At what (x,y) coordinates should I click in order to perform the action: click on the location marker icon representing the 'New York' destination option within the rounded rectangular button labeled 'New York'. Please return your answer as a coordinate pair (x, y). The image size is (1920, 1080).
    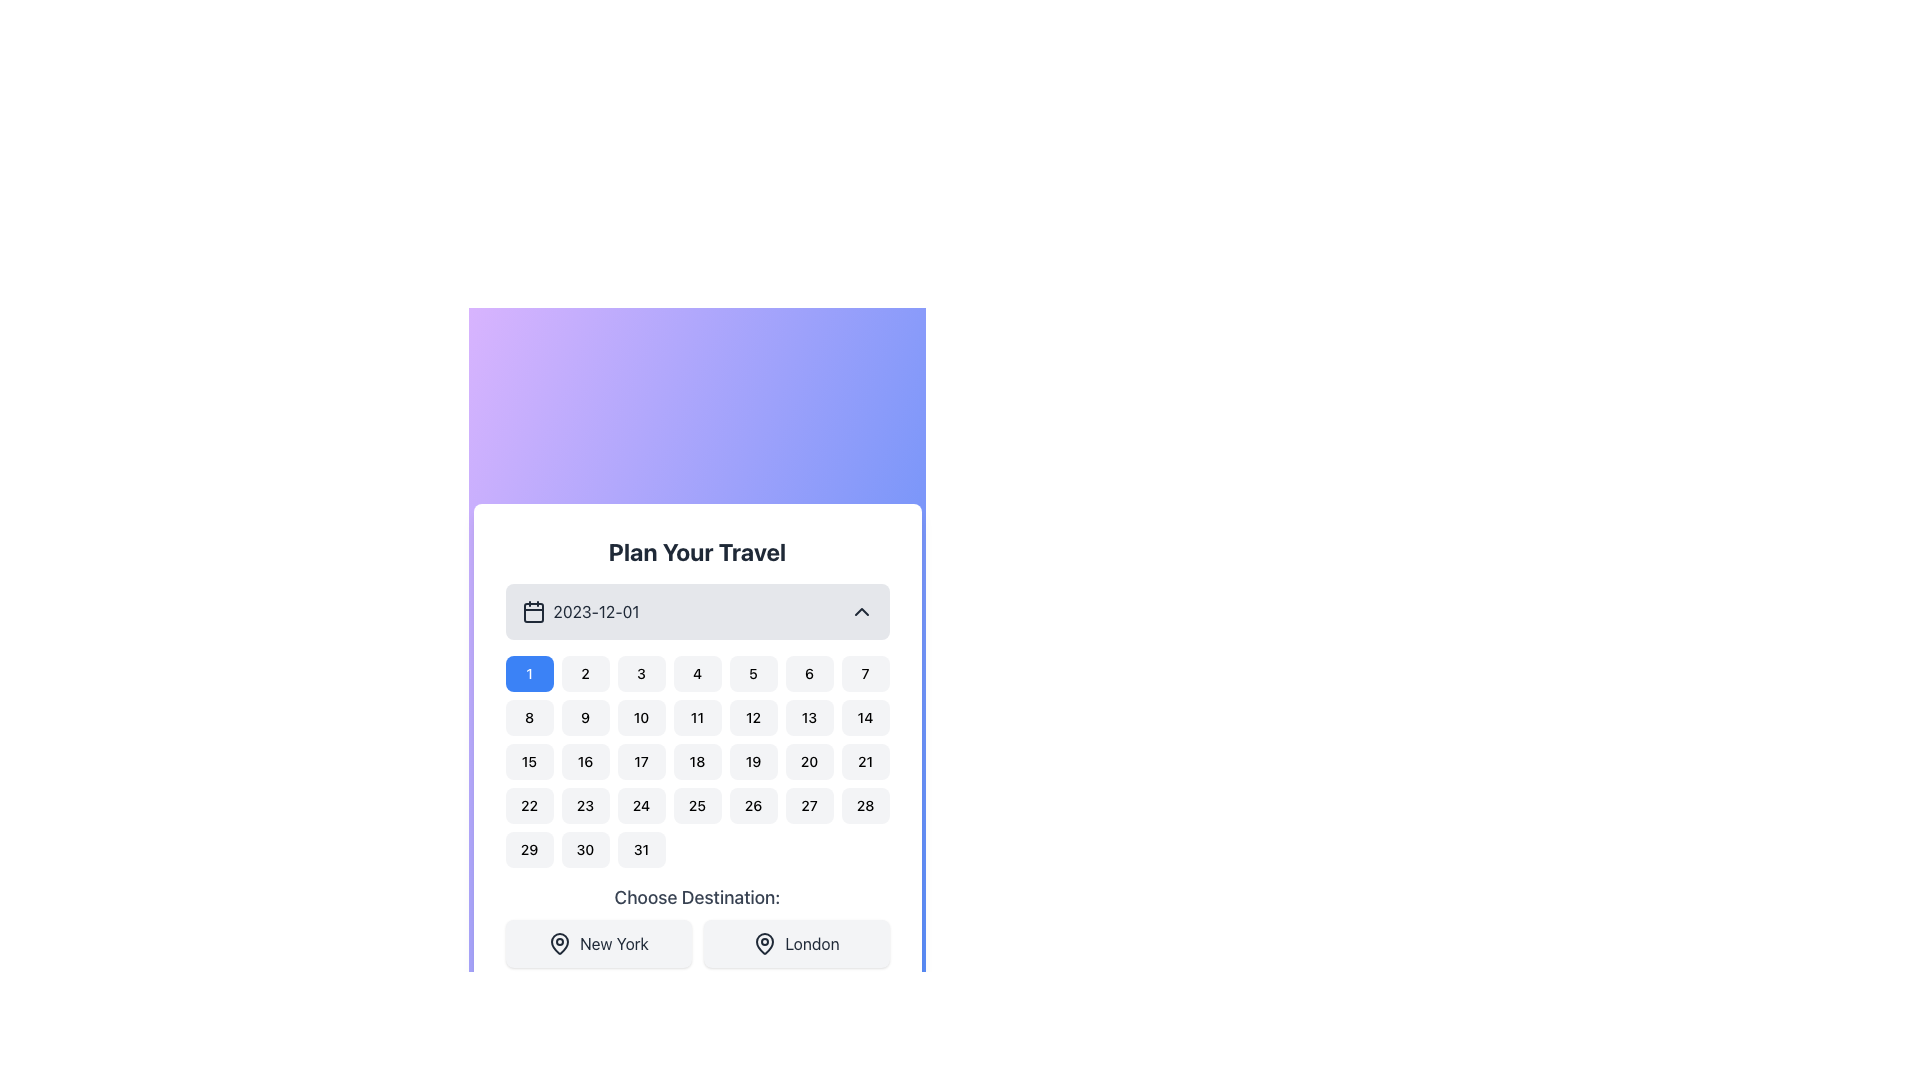
    Looking at the image, I should click on (560, 944).